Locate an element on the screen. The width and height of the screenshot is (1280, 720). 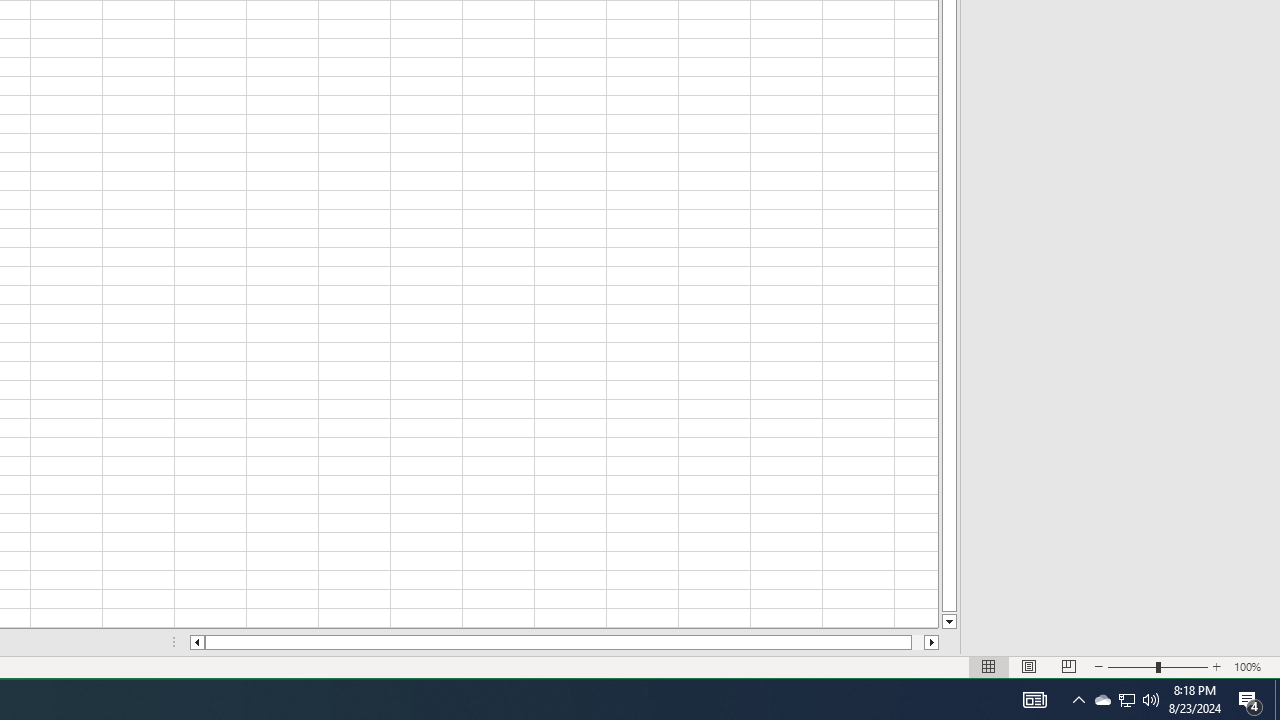
'Action Center, 4 new notifications' is located at coordinates (1276, 698).